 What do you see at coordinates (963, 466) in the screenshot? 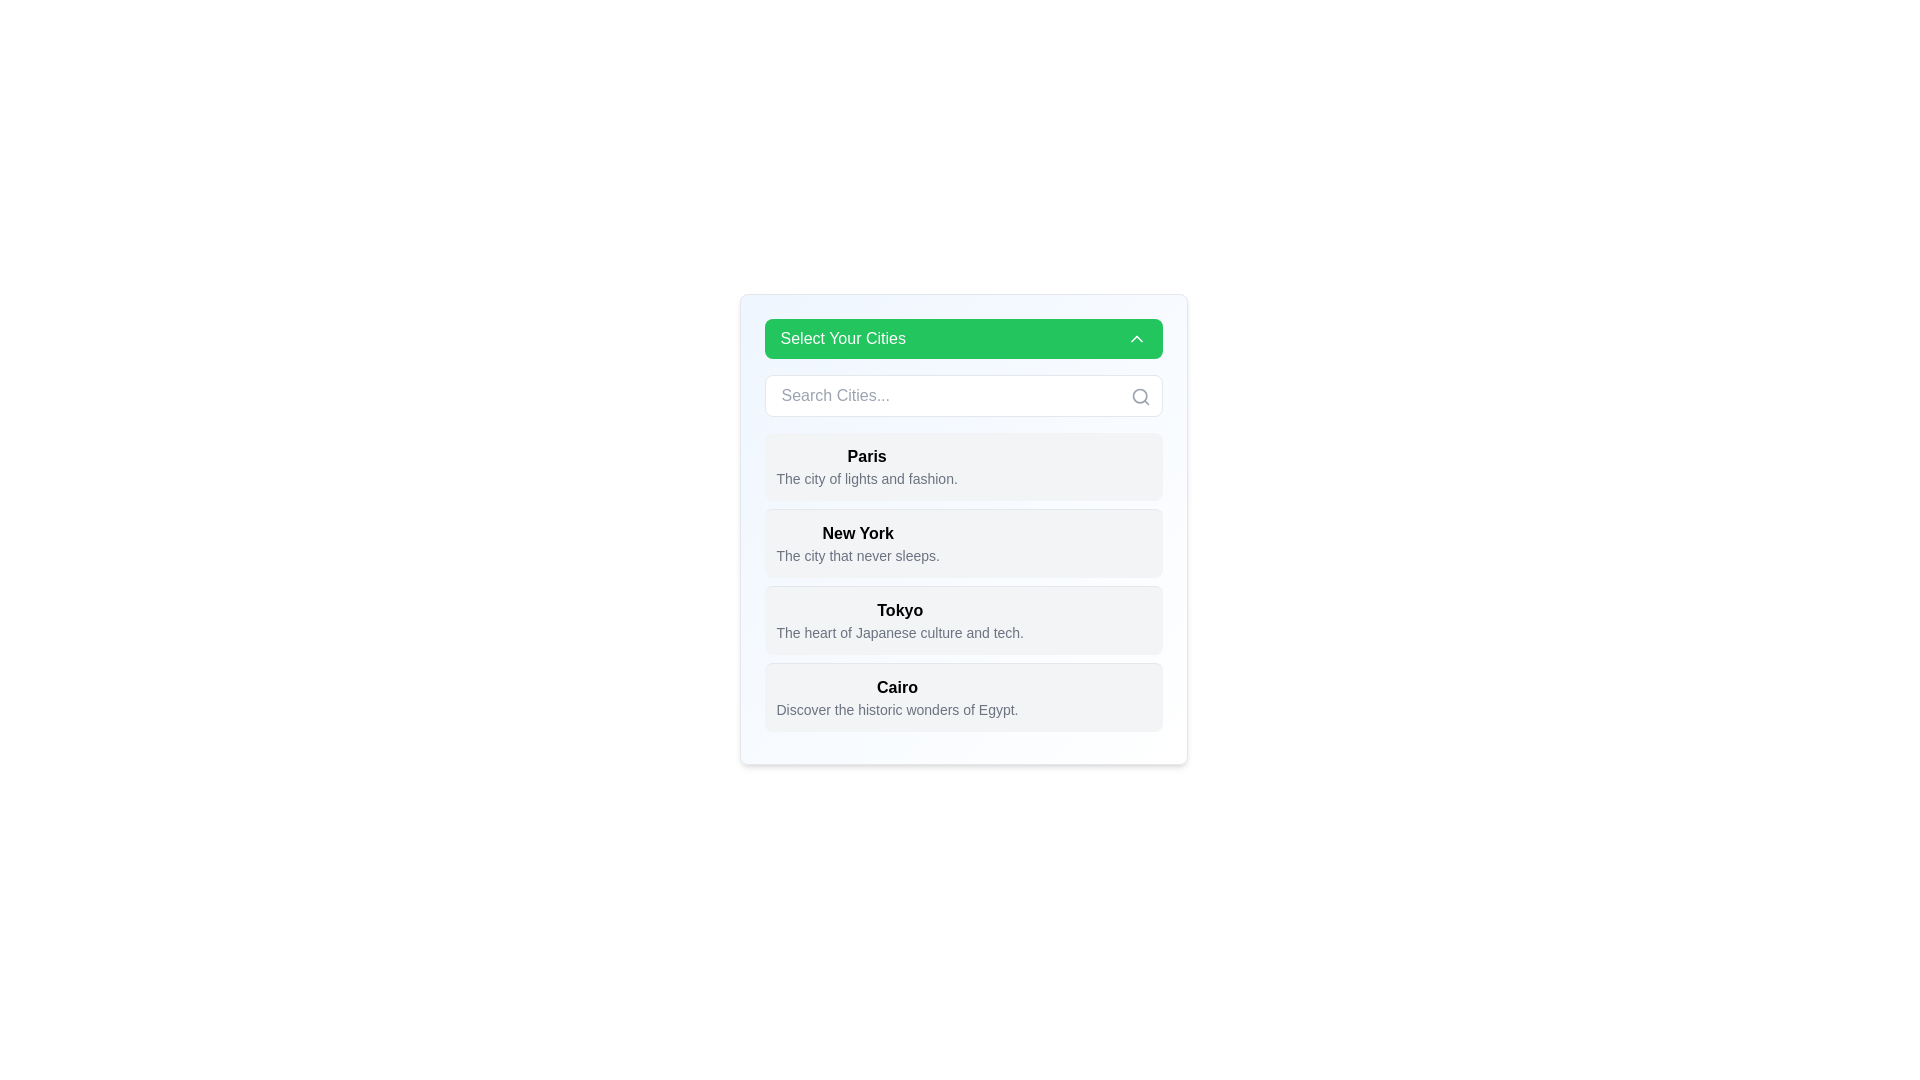
I see `the 'Paris' button-like list item, which is the first element in a vertical list below the 'Search Cities...' search bar` at bounding box center [963, 466].